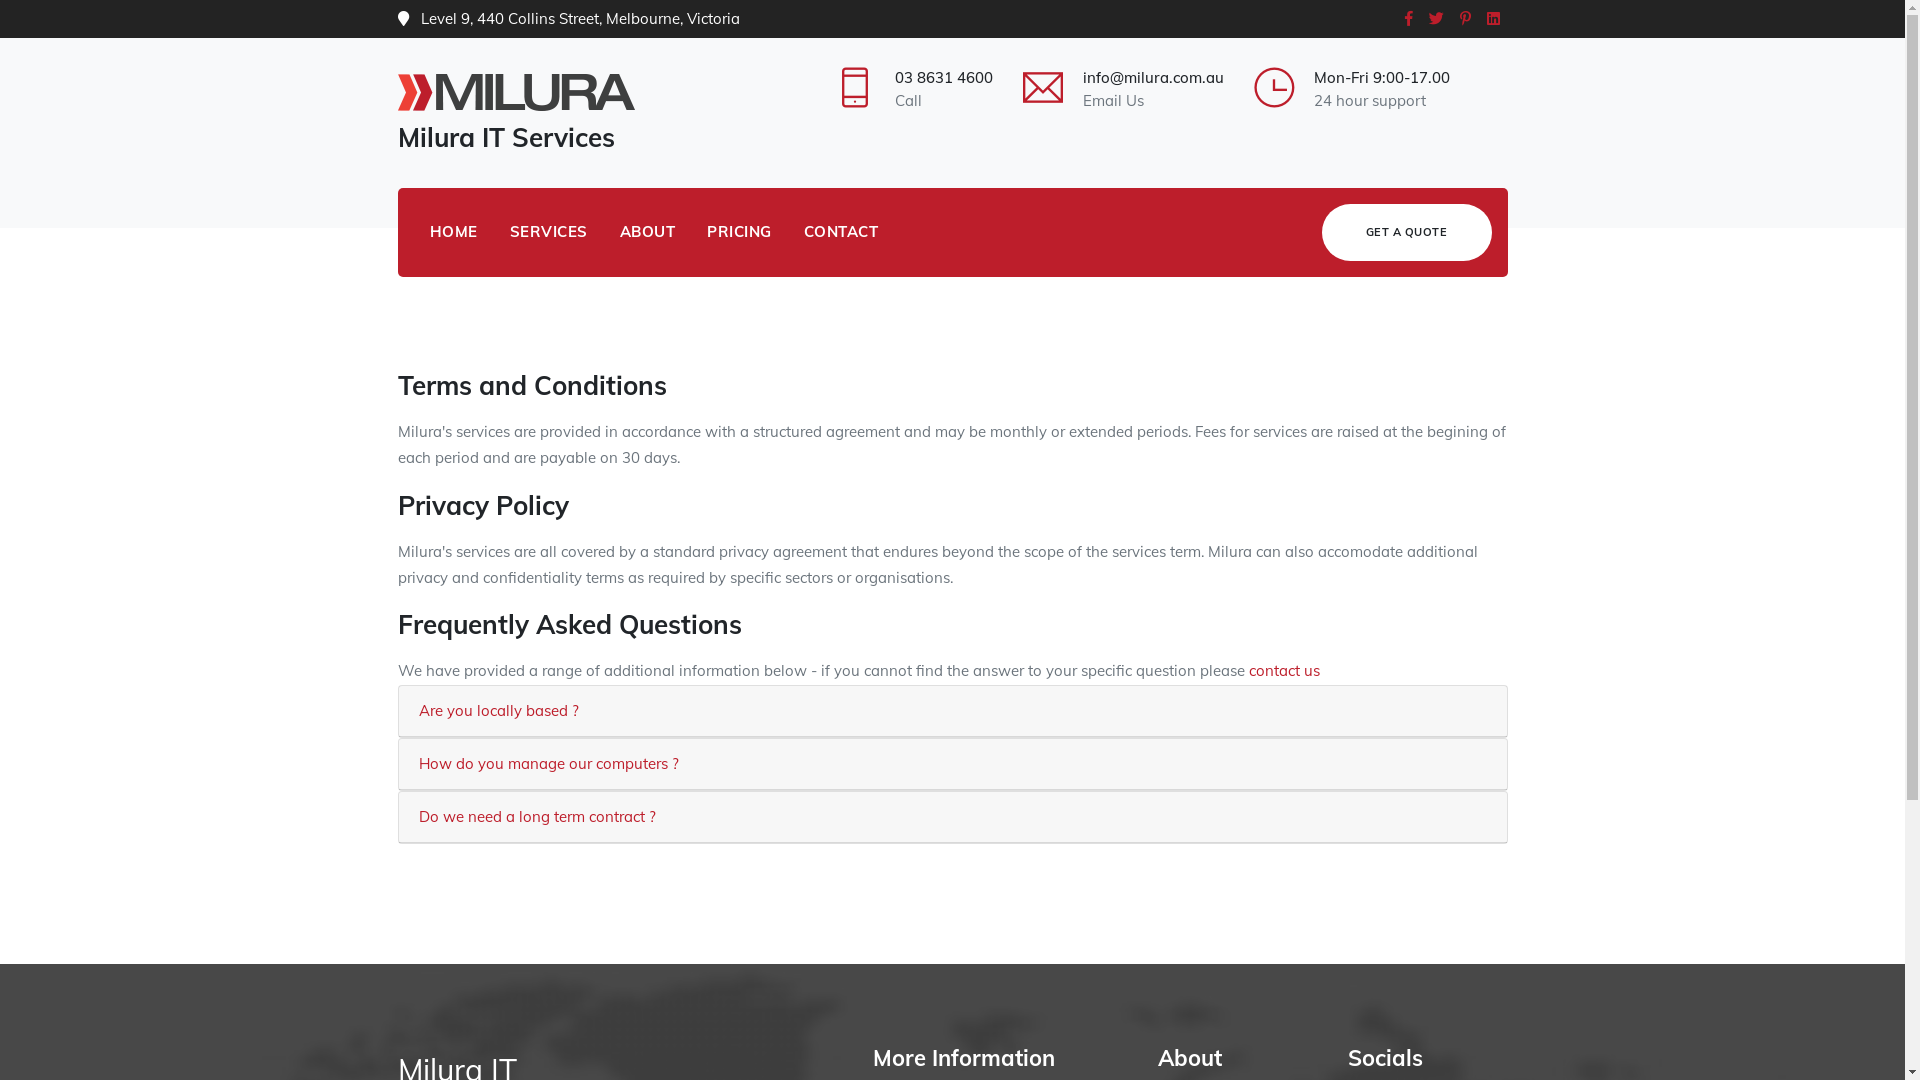 Image resolution: width=1920 pixels, height=1080 pixels. I want to click on 'Are you locally based ?', so click(498, 708).